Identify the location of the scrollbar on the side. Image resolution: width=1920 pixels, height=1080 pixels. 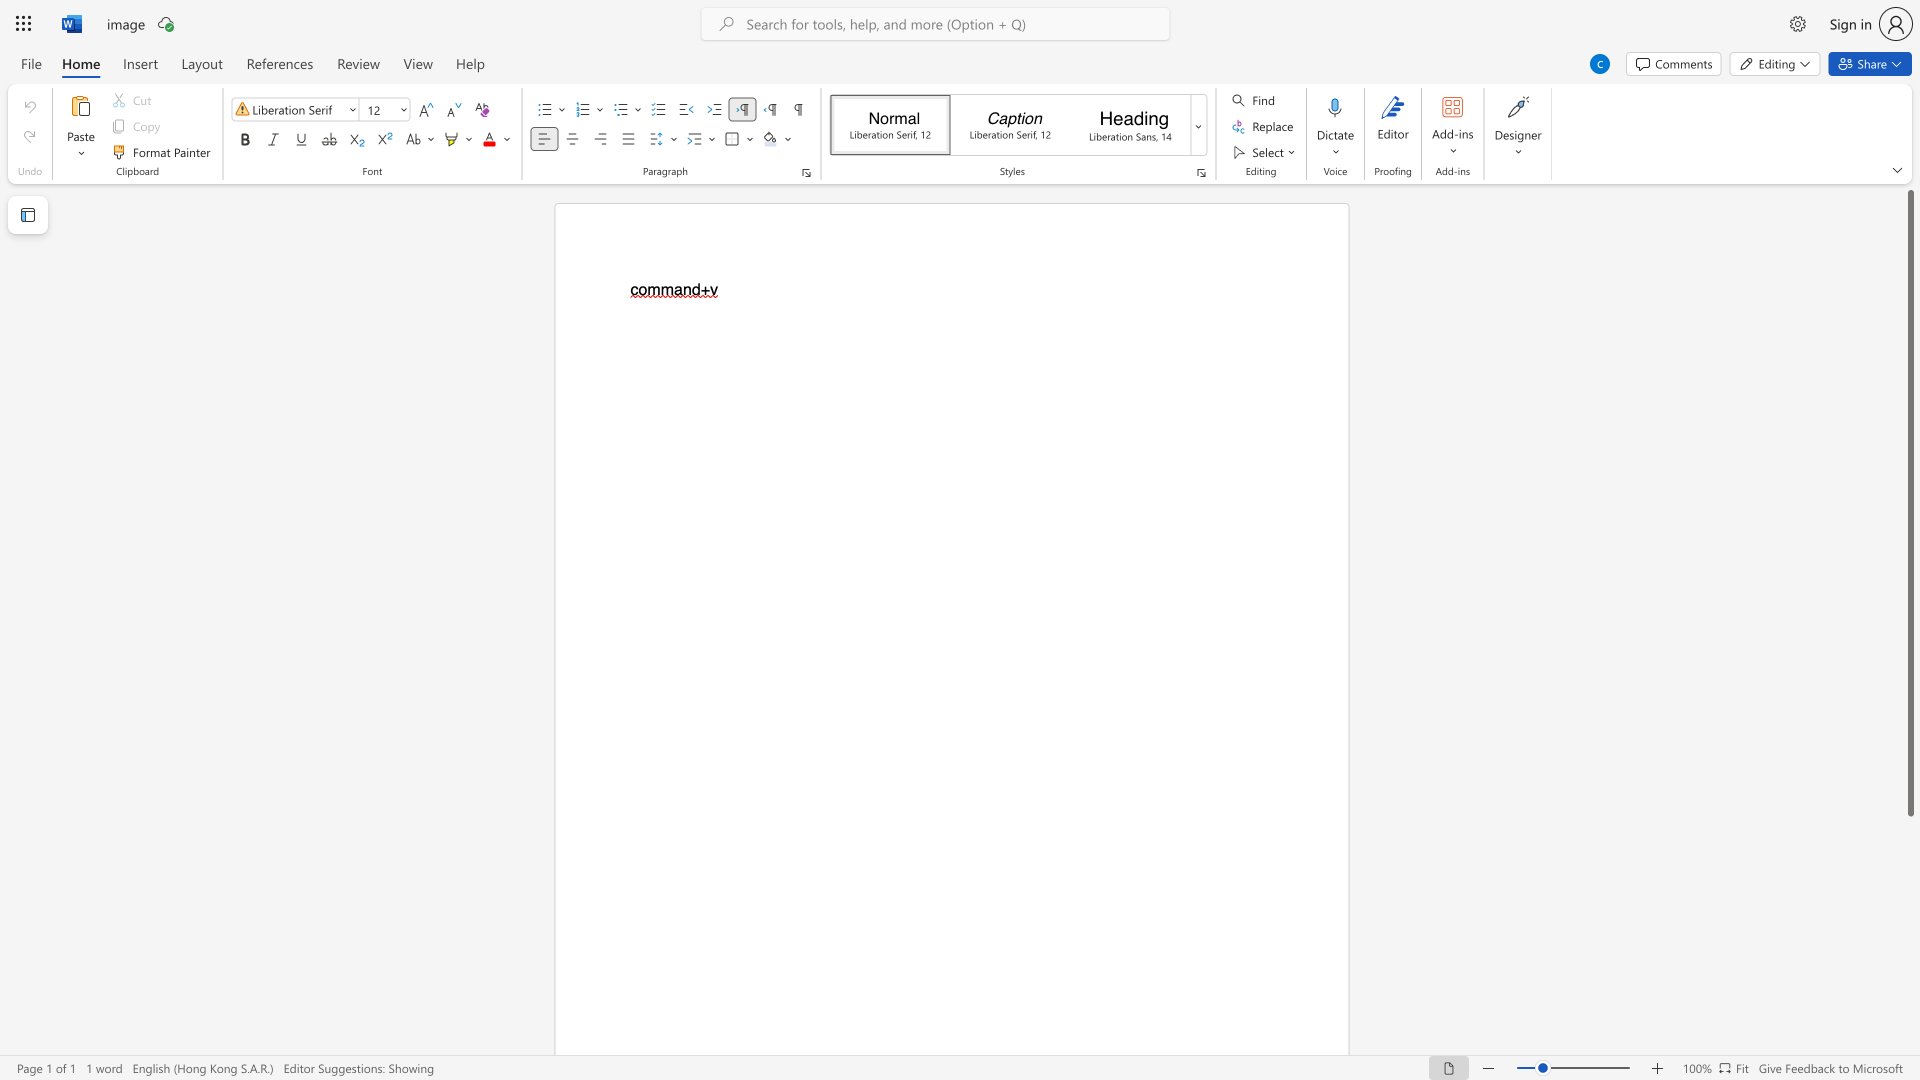
(1909, 990).